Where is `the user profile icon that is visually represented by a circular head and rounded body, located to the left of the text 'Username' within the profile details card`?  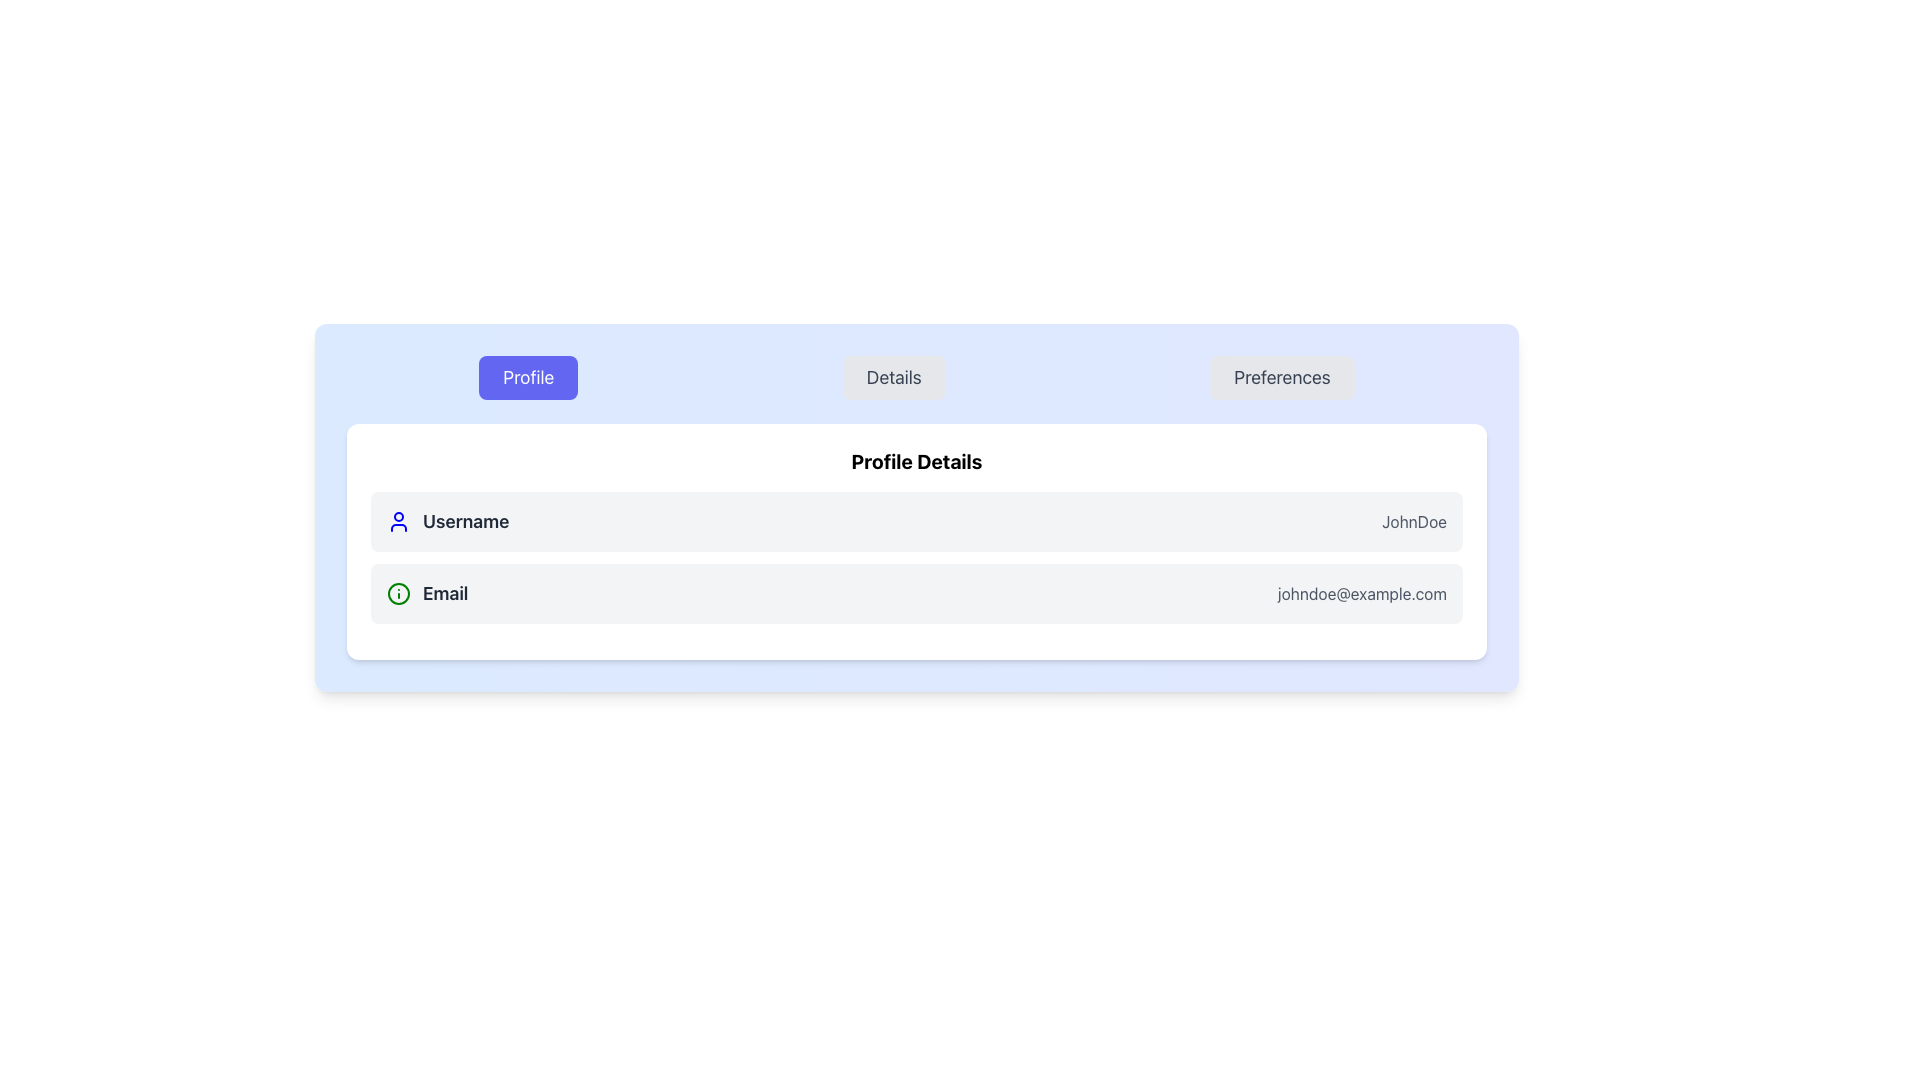
the user profile icon that is visually represented by a circular head and rounded body, located to the left of the text 'Username' within the profile details card is located at coordinates (398, 520).